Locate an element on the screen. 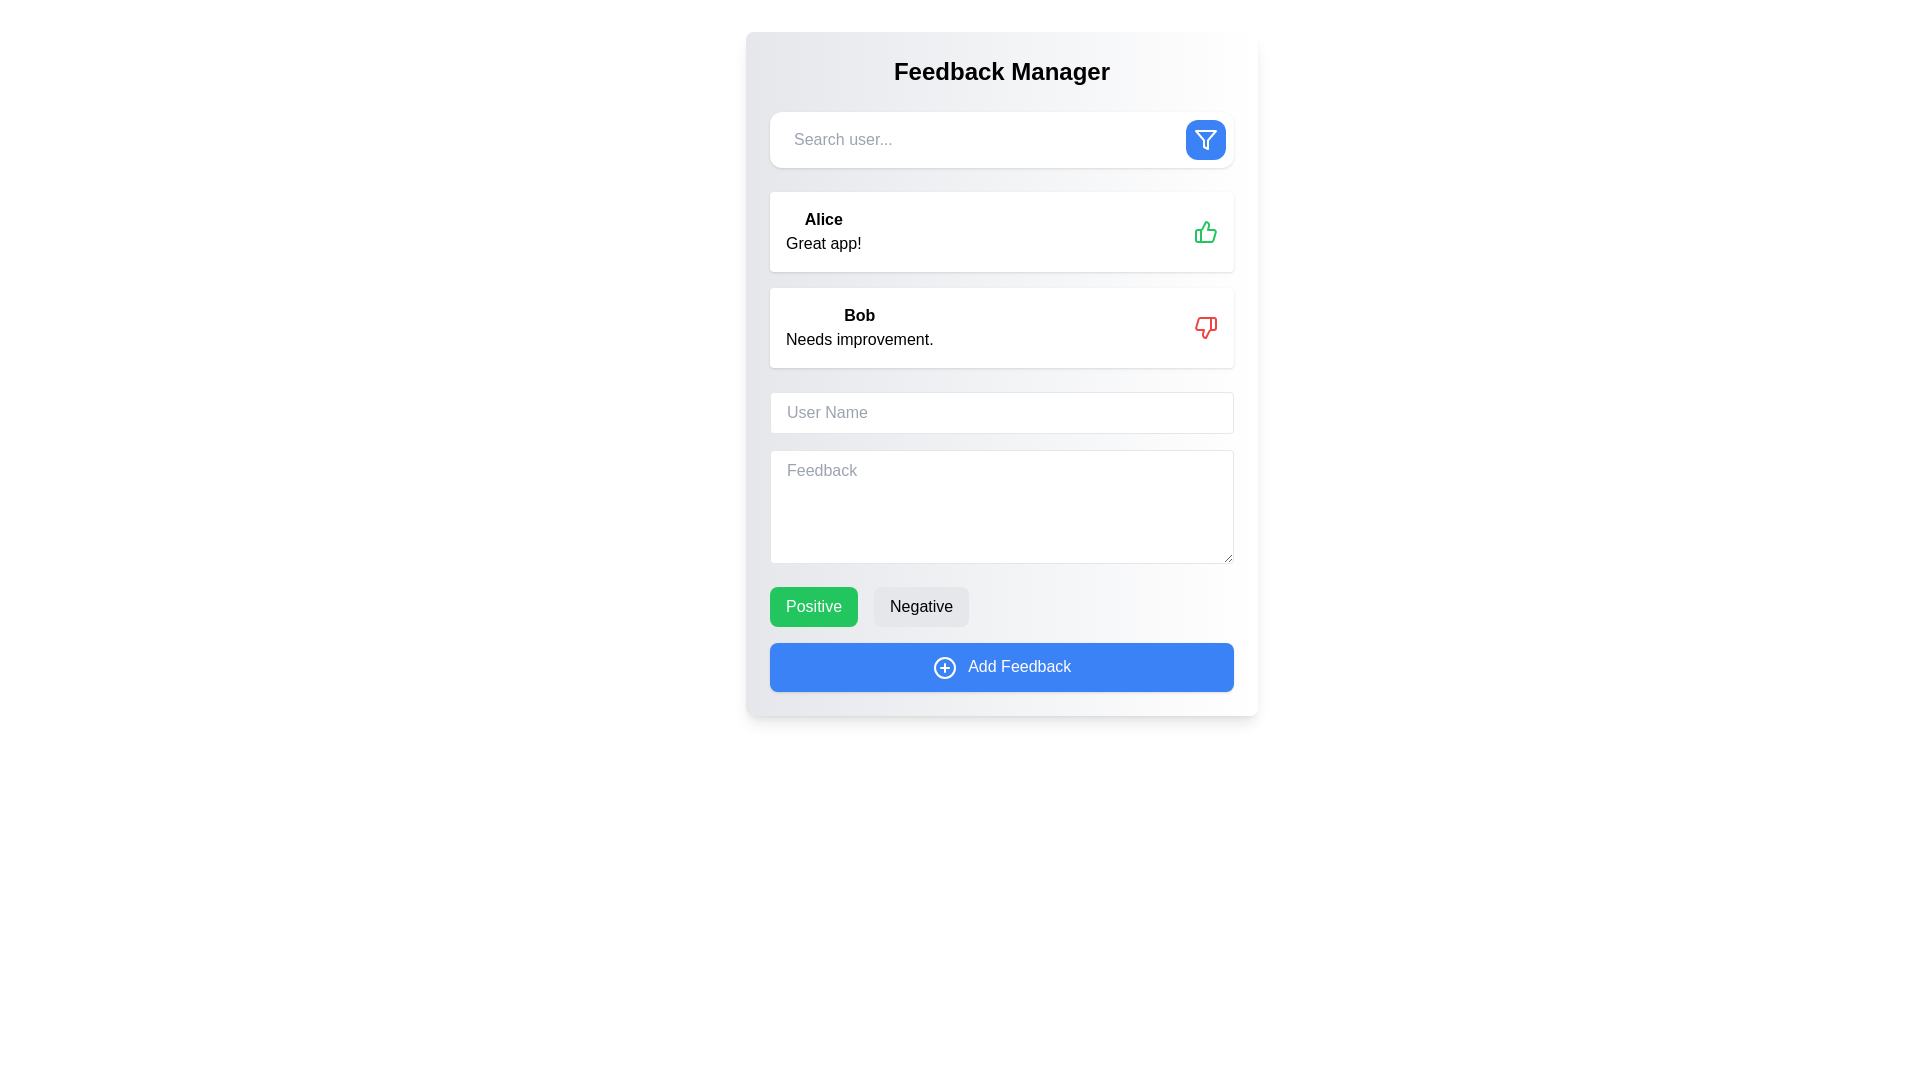 Image resolution: width=1920 pixels, height=1080 pixels. the text display element showing the username 'Bob' and their feedback 'Needs improvement.', which is centered in a rounded white box with a shadow is located at coordinates (859, 326).